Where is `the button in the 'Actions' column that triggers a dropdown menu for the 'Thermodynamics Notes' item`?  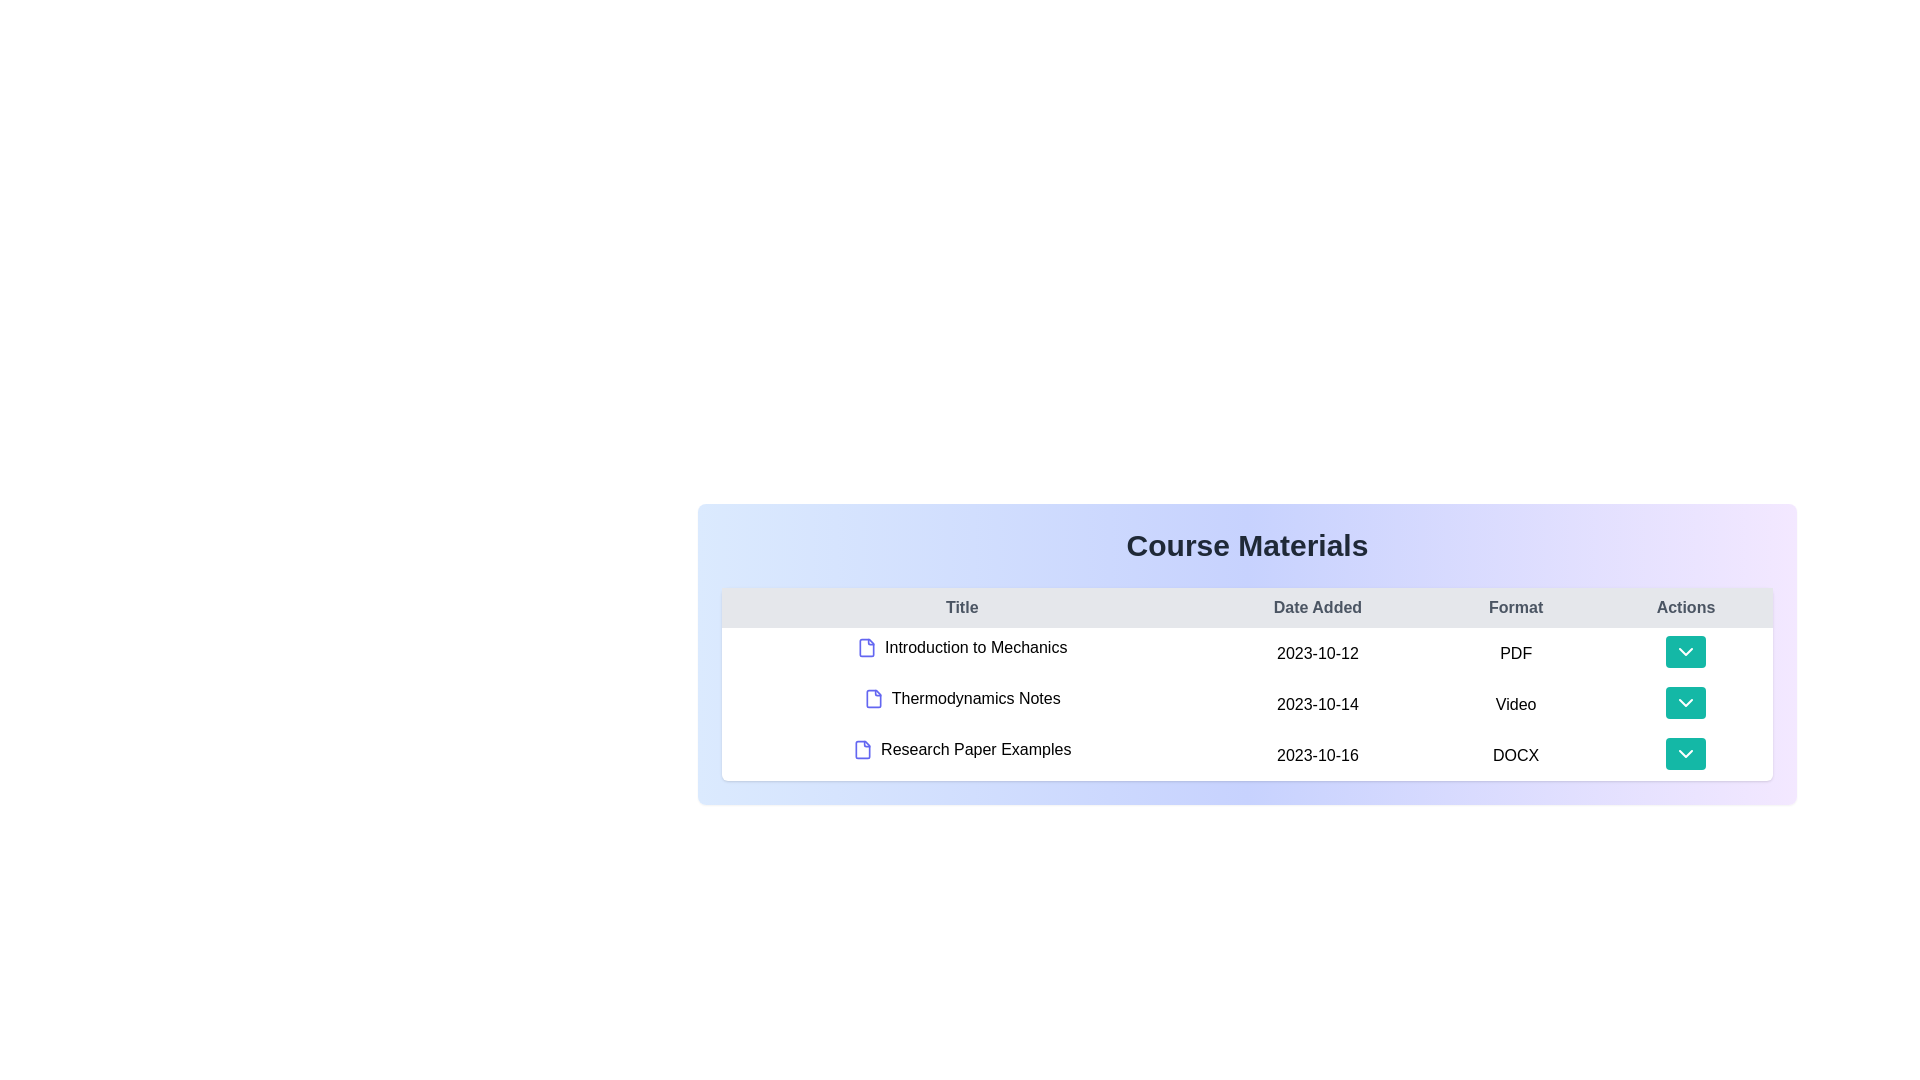
the button in the 'Actions' column that triggers a dropdown menu for the 'Thermodynamics Notes' item is located at coordinates (1684, 703).